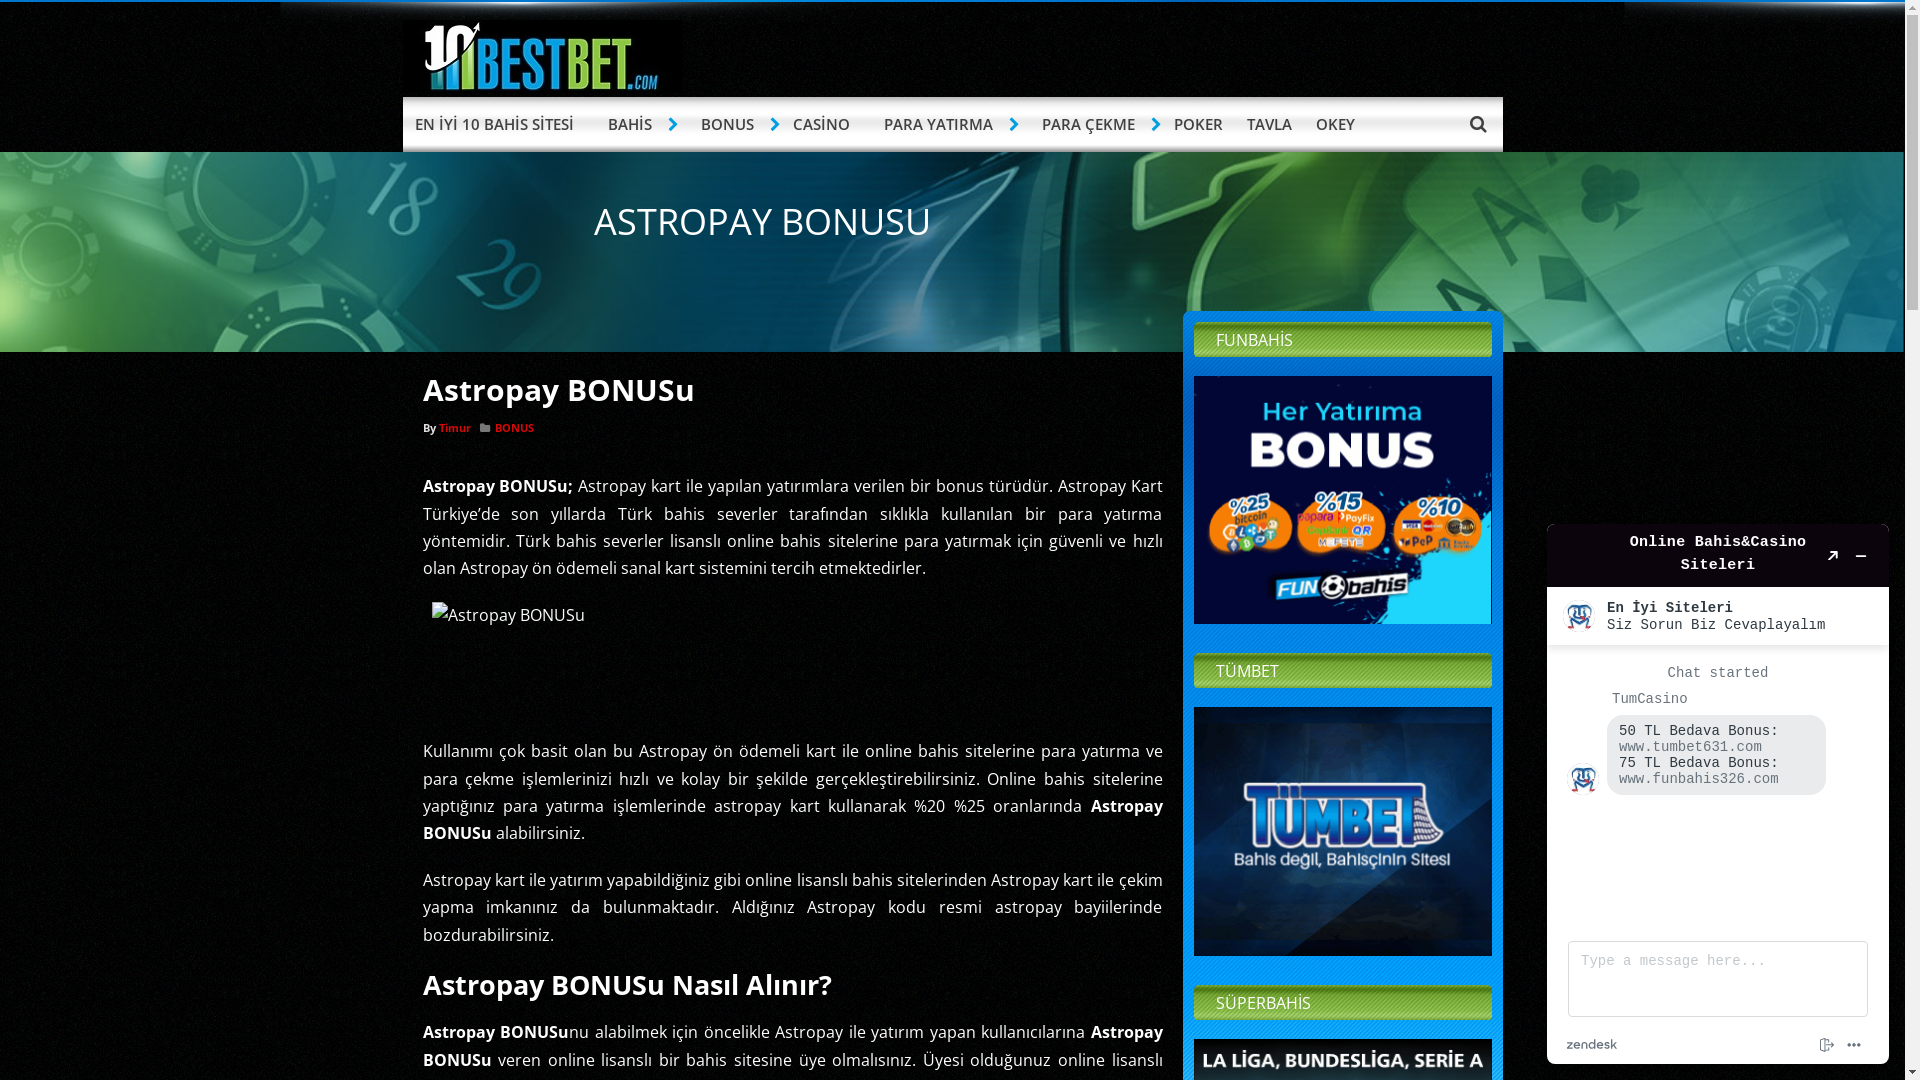 The image size is (1920, 1080). What do you see at coordinates (1335, 124) in the screenshot?
I see `'OKEY'` at bounding box center [1335, 124].